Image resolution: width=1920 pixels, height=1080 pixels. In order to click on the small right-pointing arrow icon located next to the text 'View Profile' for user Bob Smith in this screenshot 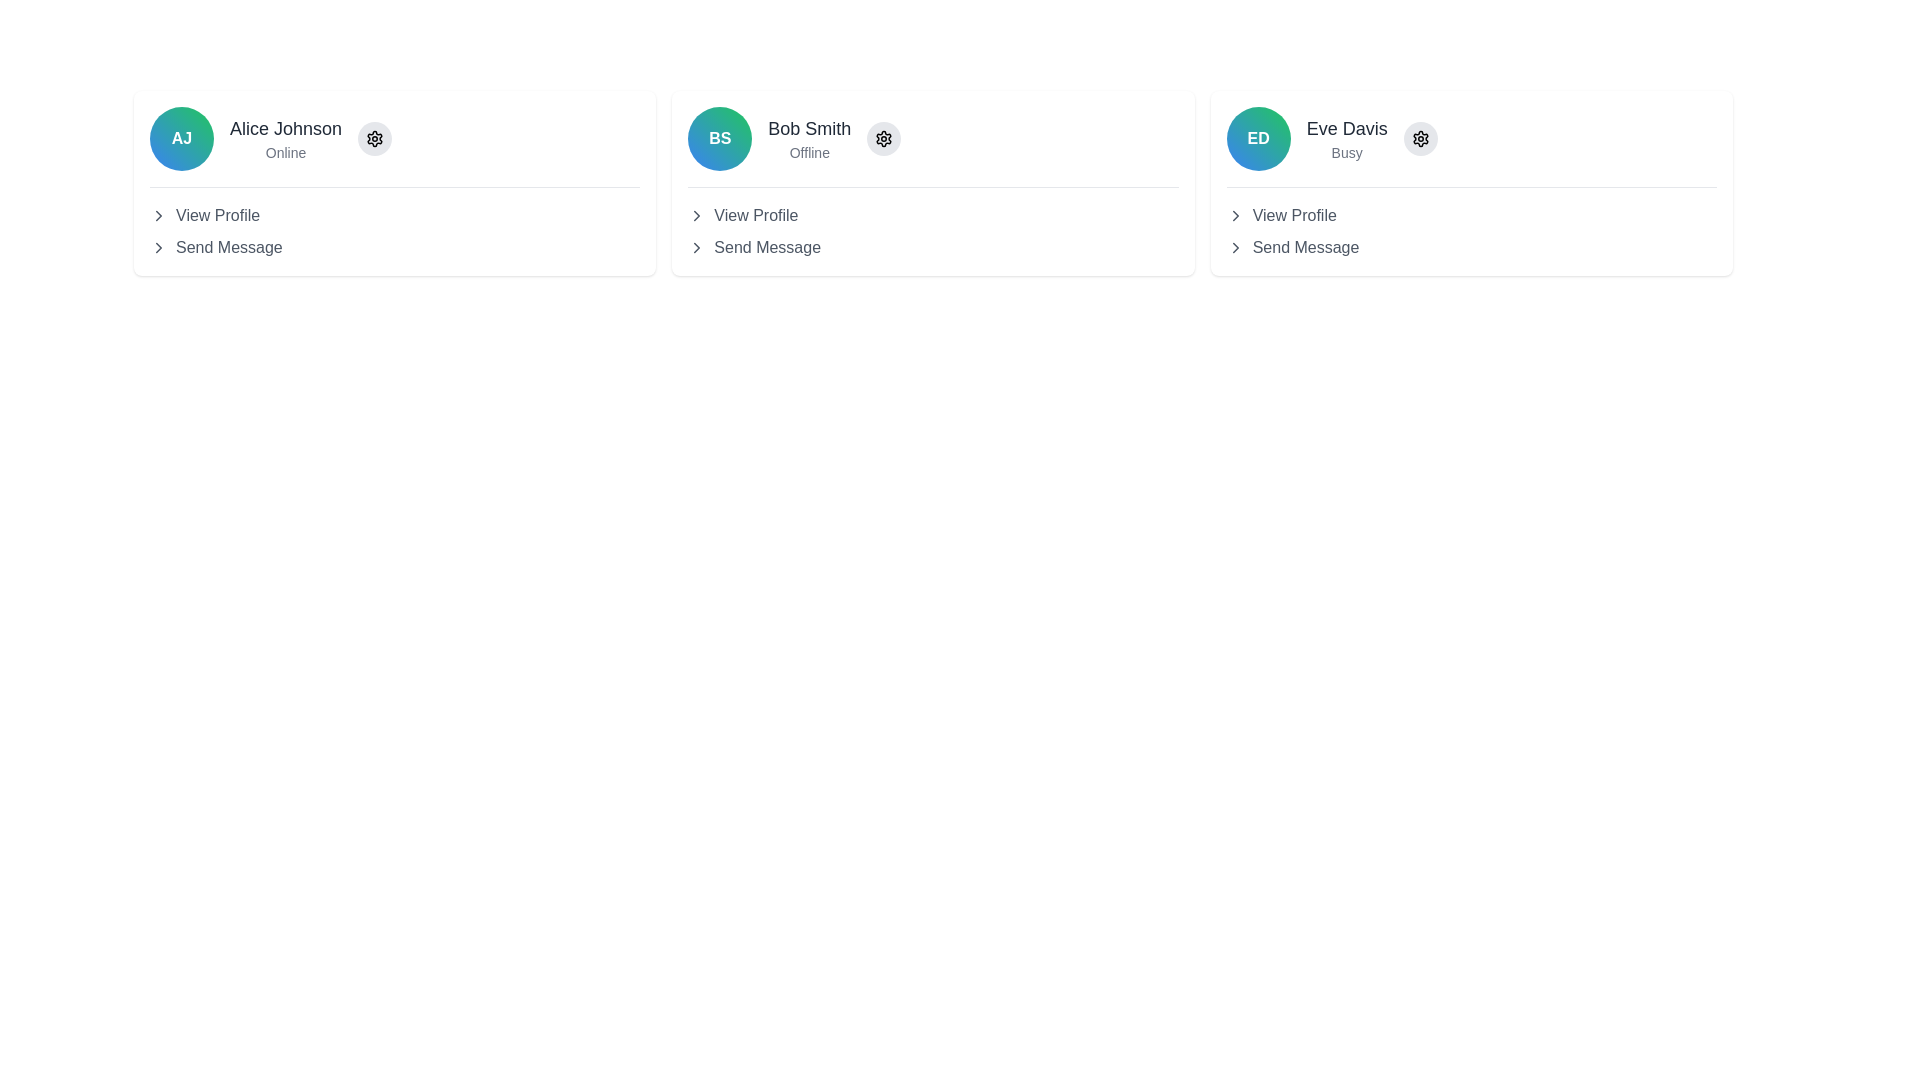, I will do `click(697, 216)`.